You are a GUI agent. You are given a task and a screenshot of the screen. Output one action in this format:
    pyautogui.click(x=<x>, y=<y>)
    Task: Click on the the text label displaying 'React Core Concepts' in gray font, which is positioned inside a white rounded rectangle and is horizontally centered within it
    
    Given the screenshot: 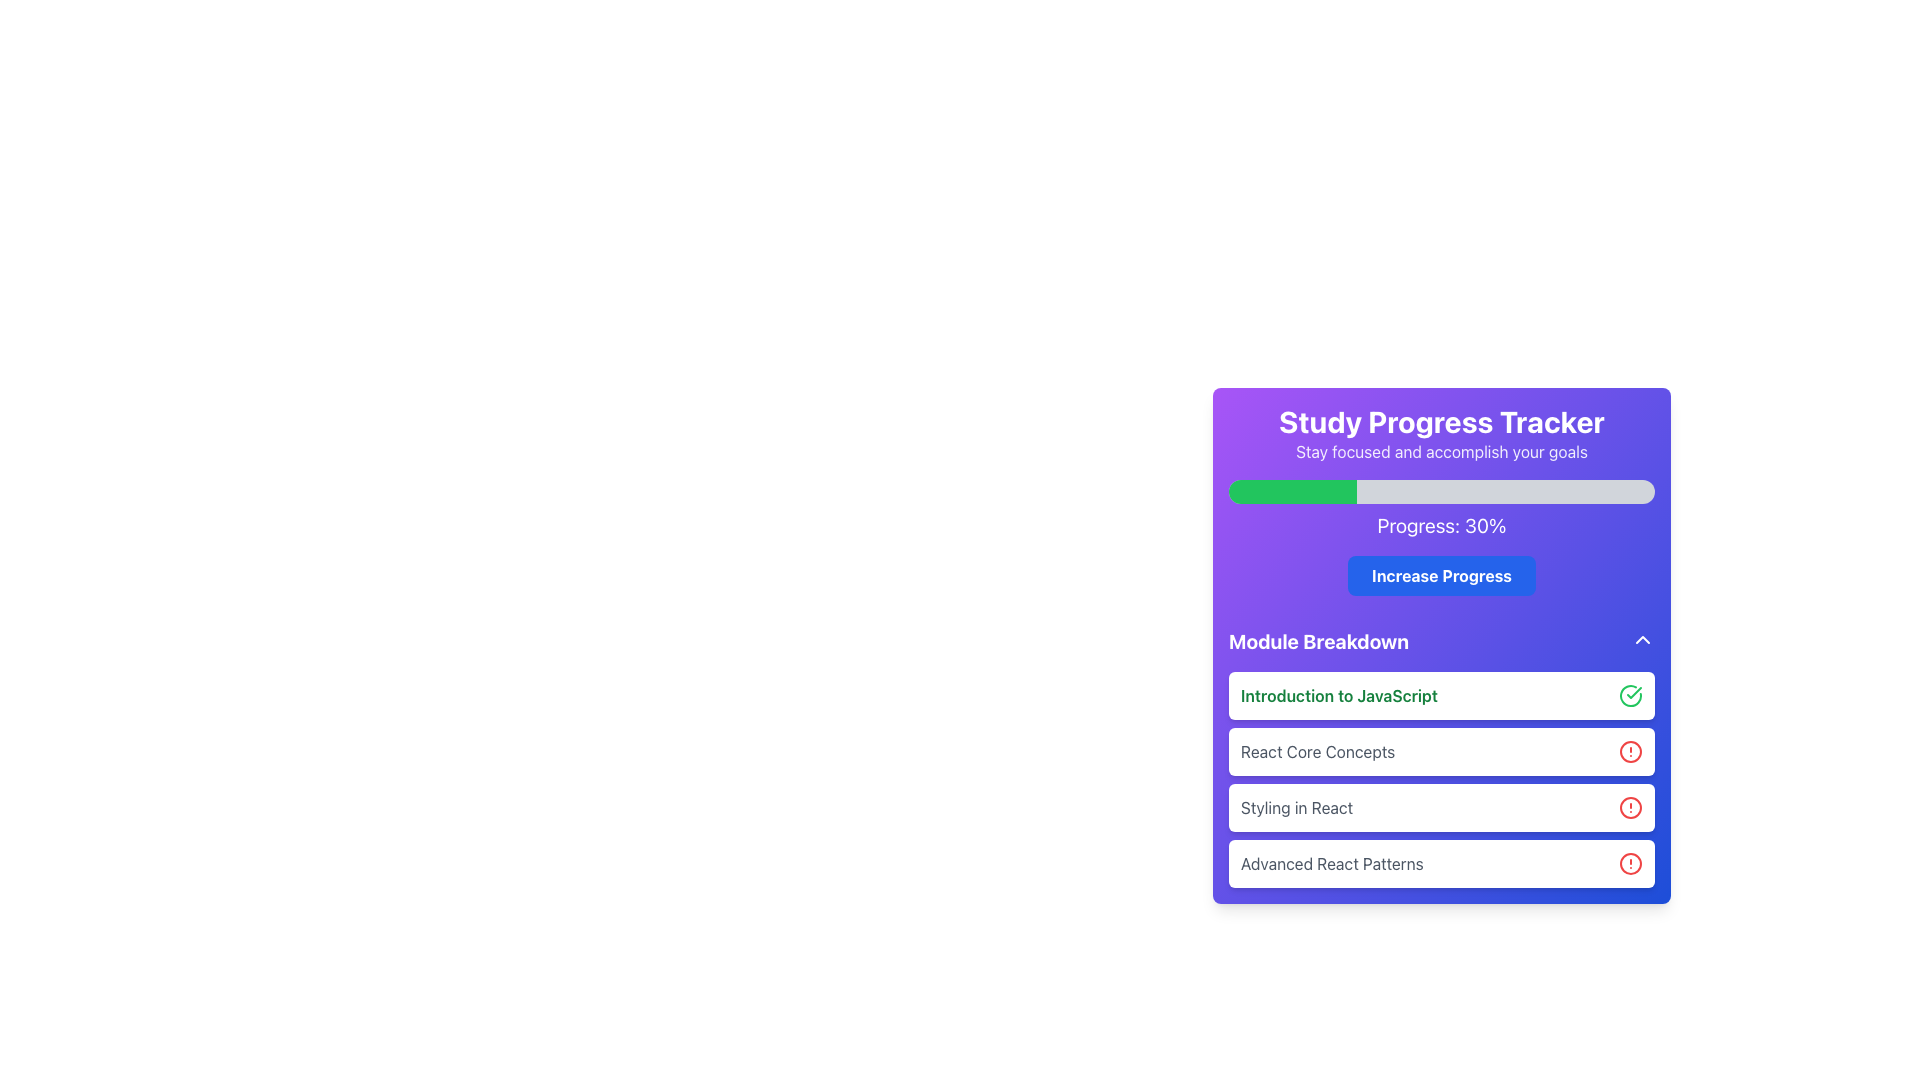 What is the action you would take?
    pyautogui.click(x=1318, y=752)
    